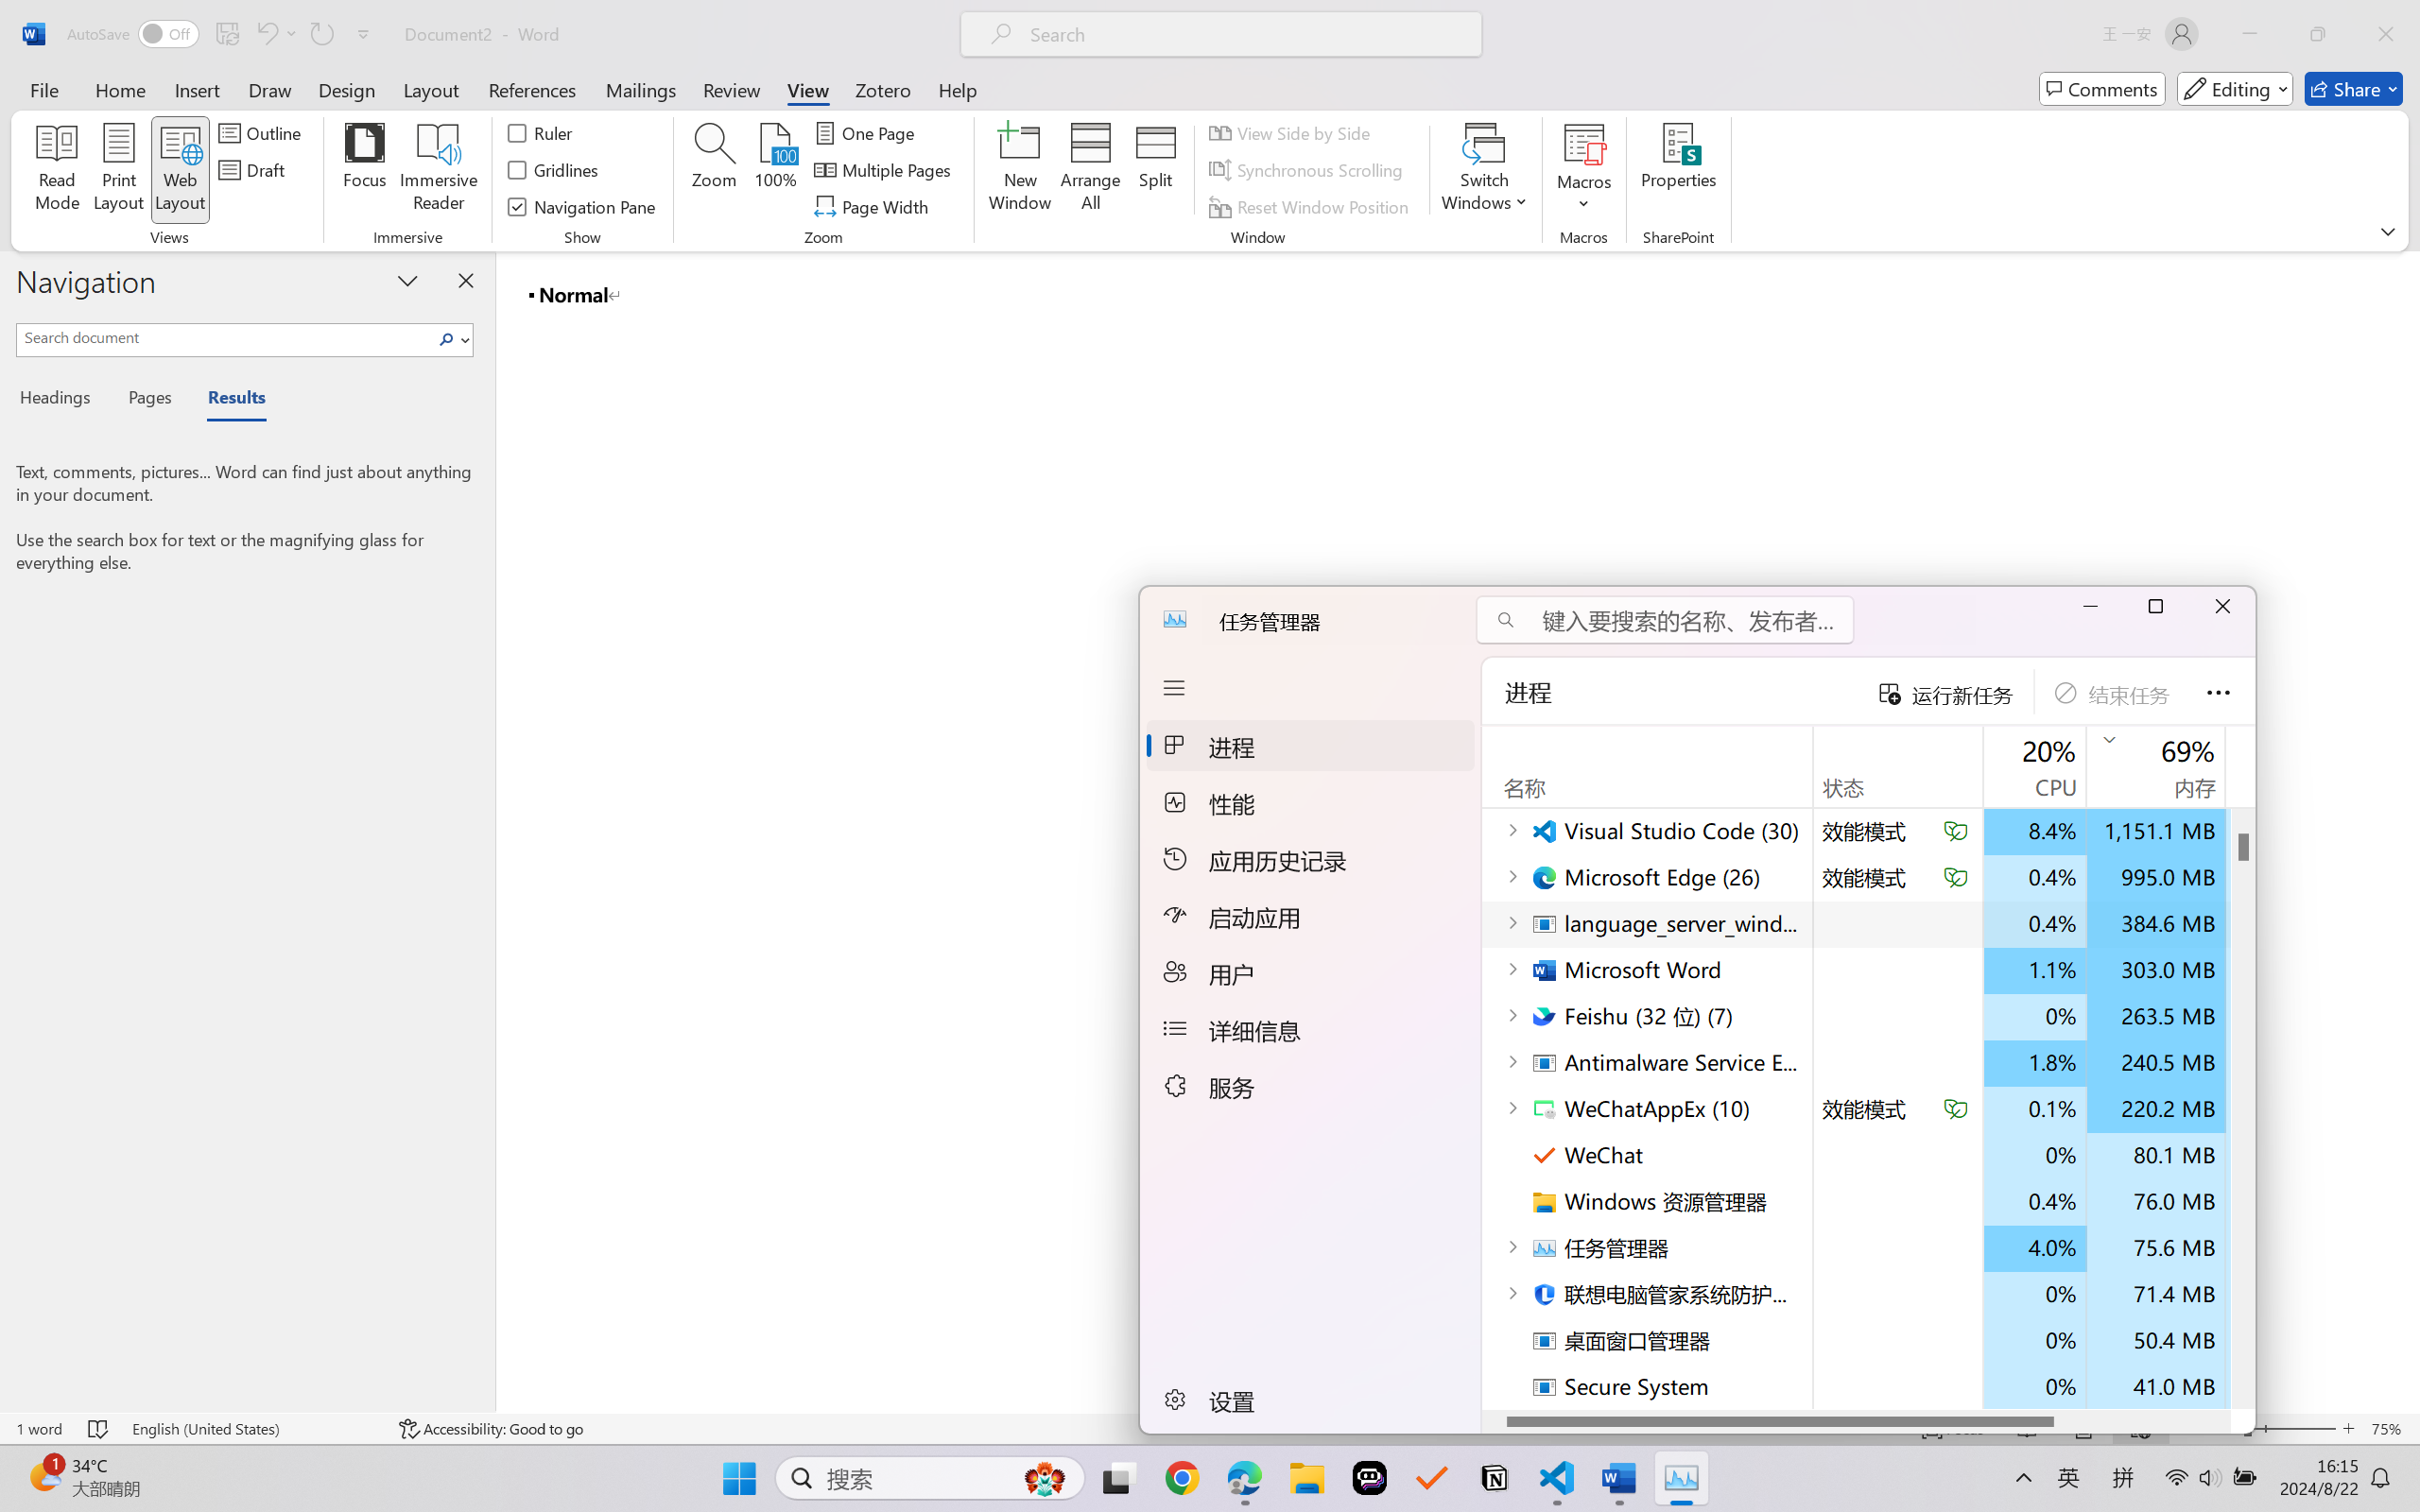 The width and height of the screenshot is (2420, 1512). I want to click on 'Class: NetUIScrollBar', so click(2407, 831).